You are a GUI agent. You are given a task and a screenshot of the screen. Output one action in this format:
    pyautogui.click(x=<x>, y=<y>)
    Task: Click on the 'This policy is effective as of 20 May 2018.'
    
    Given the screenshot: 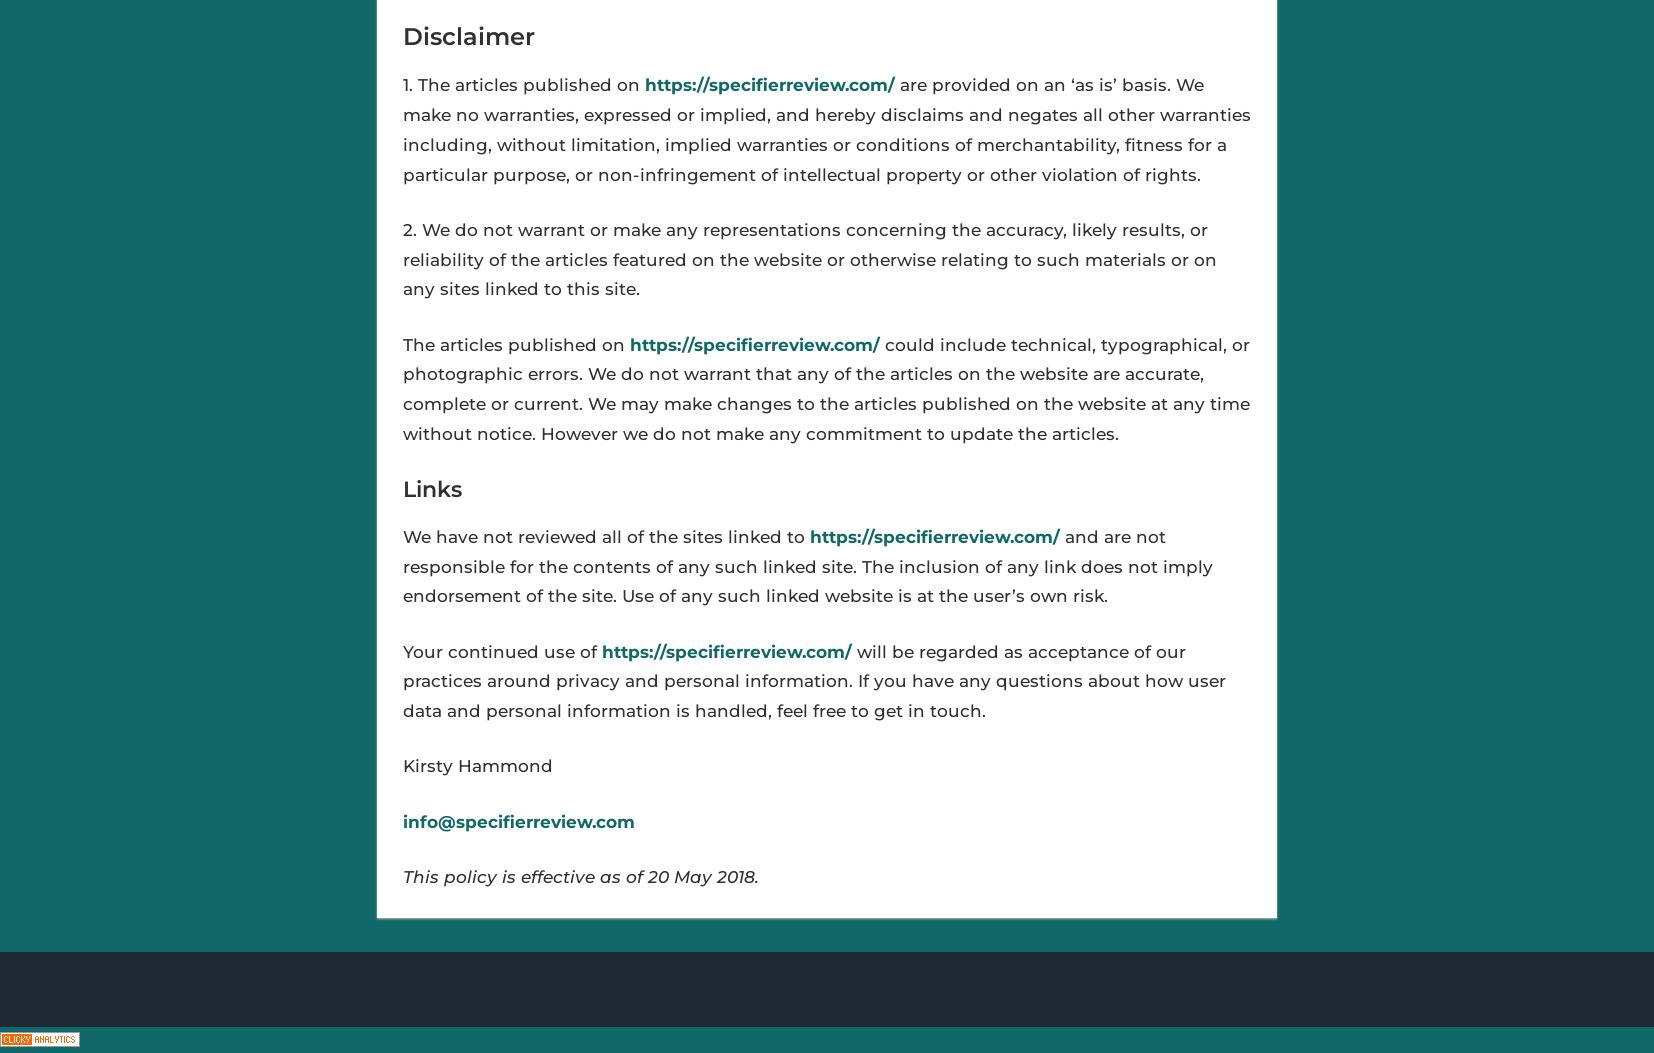 What is the action you would take?
    pyautogui.click(x=580, y=875)
    